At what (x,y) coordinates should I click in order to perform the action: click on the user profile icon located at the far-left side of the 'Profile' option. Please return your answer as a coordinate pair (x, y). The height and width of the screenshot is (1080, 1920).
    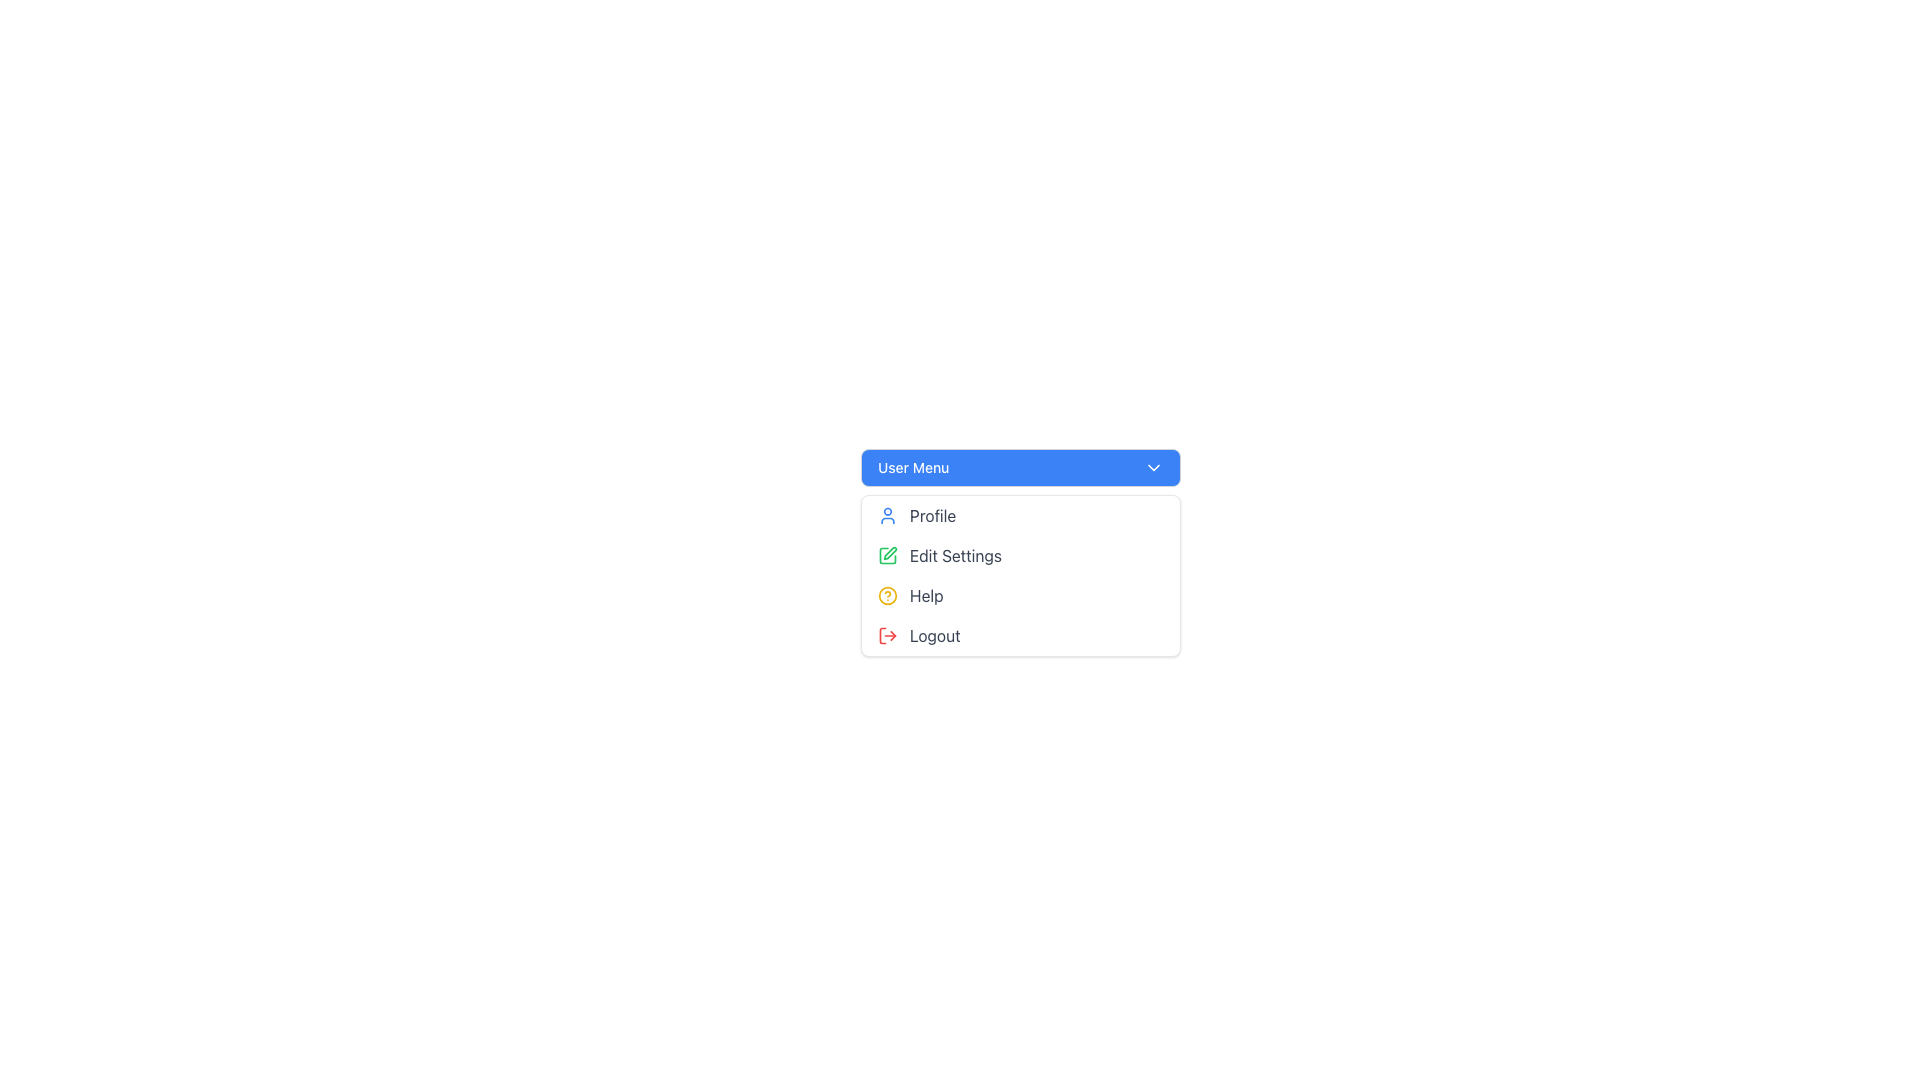
    Looking at the image, I should click on (887, 515).